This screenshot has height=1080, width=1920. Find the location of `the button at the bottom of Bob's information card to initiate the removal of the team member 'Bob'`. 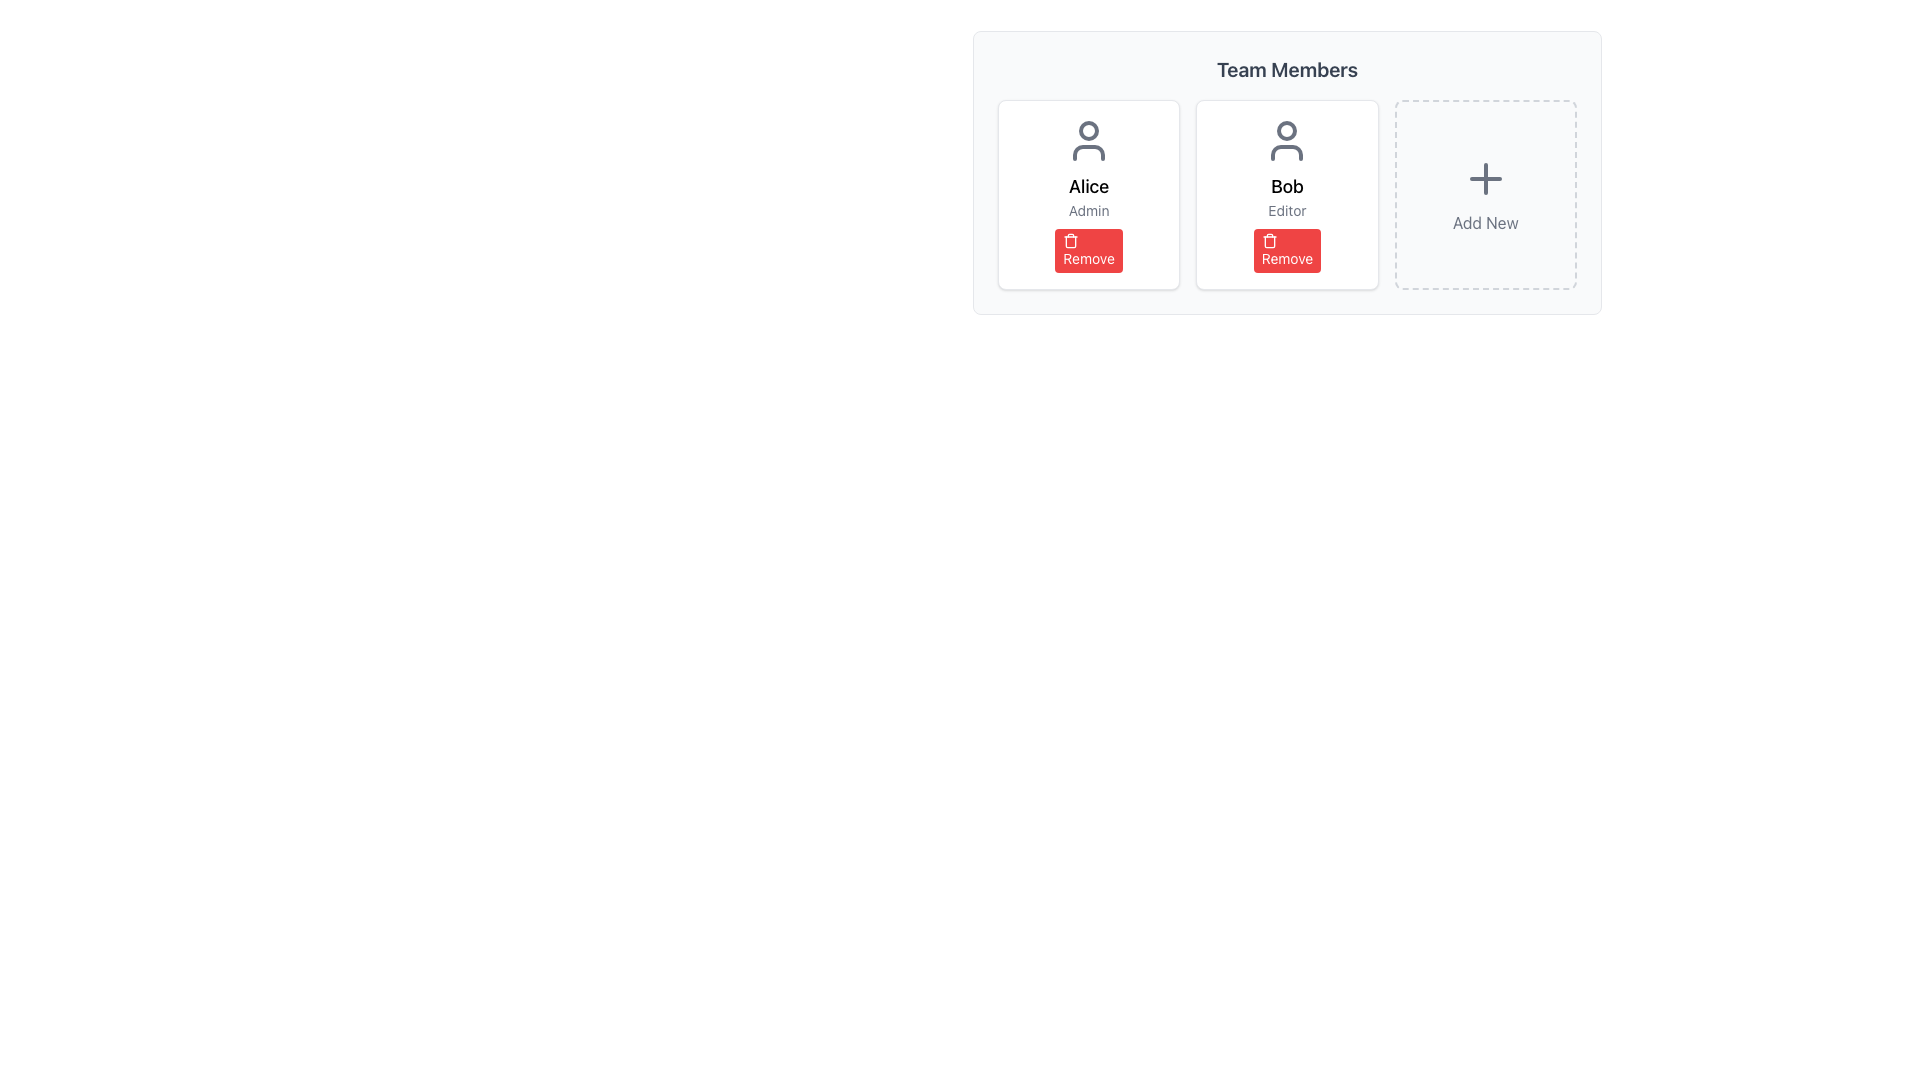

the button at the bottom of Bob's information card to initiate the removal of the team member 'Bob' is located at coordinates (1287, 249).